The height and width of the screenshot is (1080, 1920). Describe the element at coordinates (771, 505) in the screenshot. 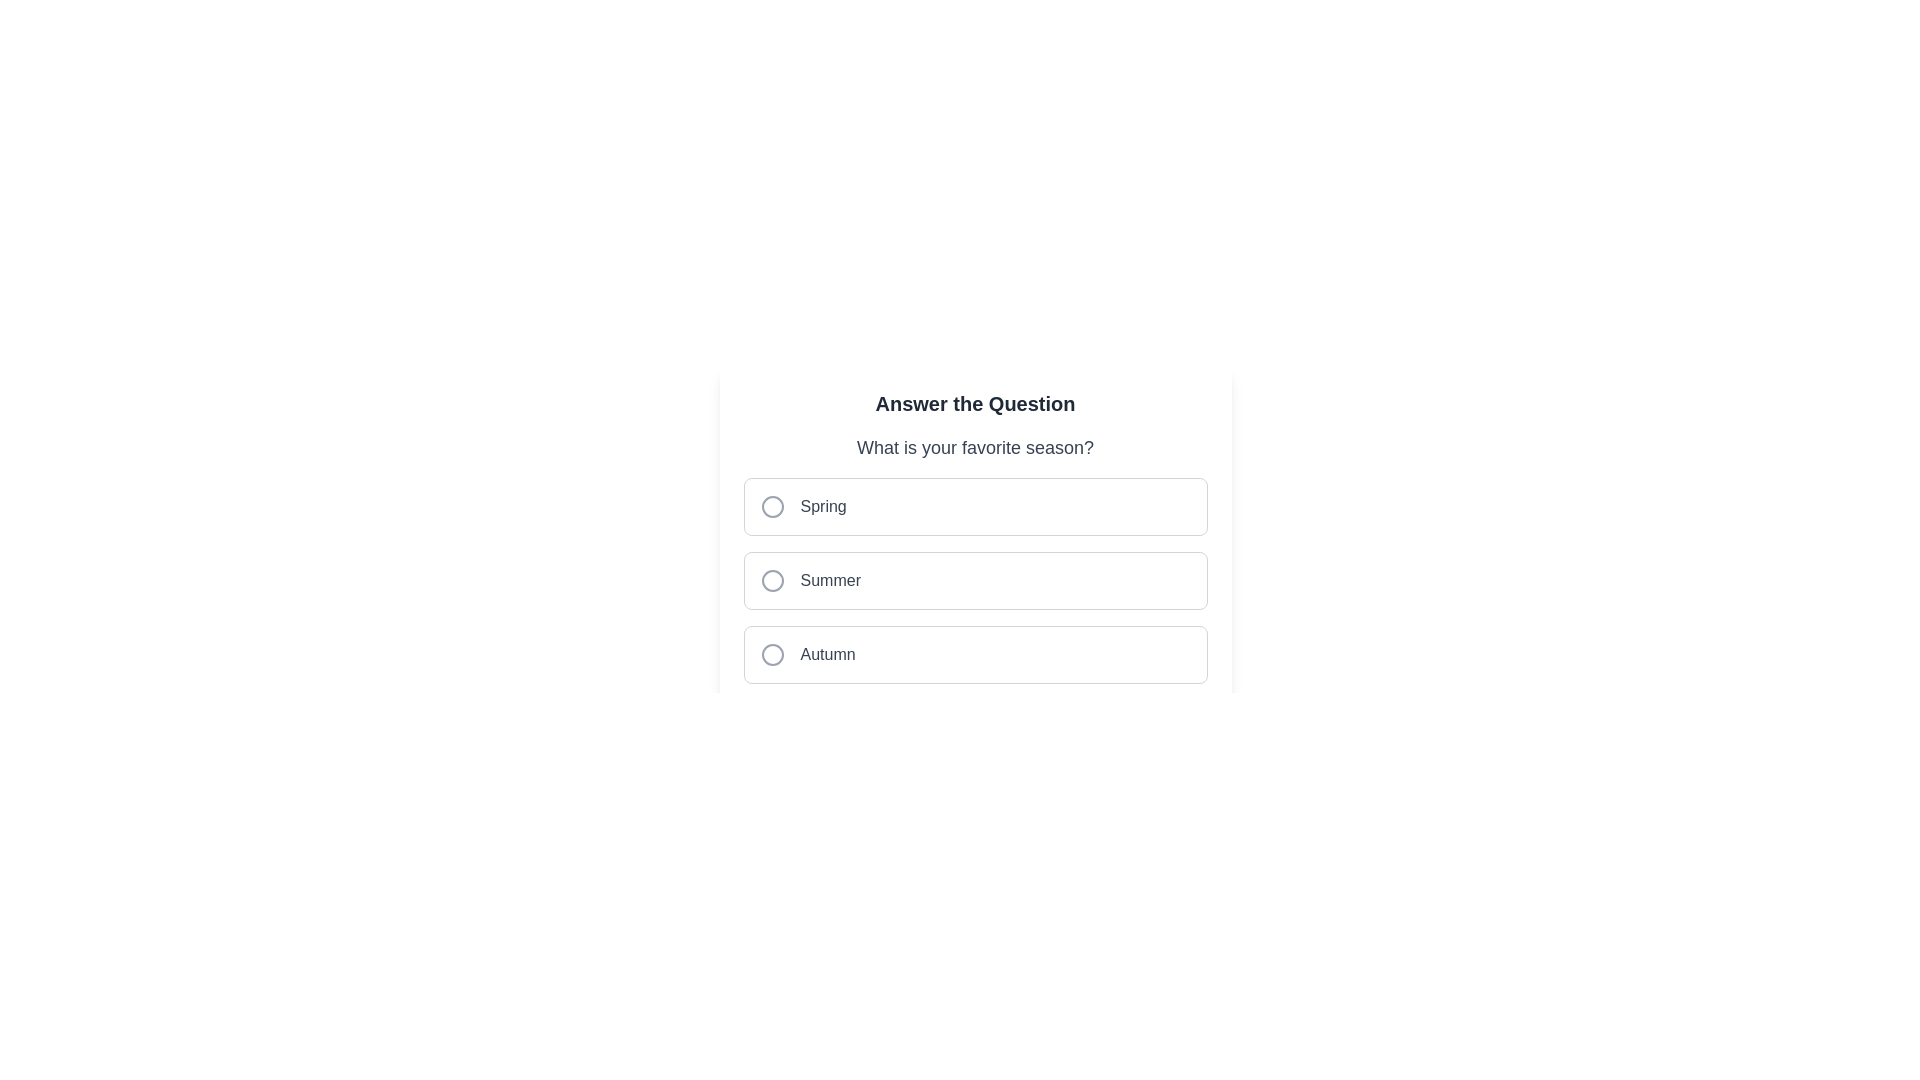

I see `SVG Circle that serves as the interactive marker for selecting the 'Spring' option in the multiple-choice question` at that location.